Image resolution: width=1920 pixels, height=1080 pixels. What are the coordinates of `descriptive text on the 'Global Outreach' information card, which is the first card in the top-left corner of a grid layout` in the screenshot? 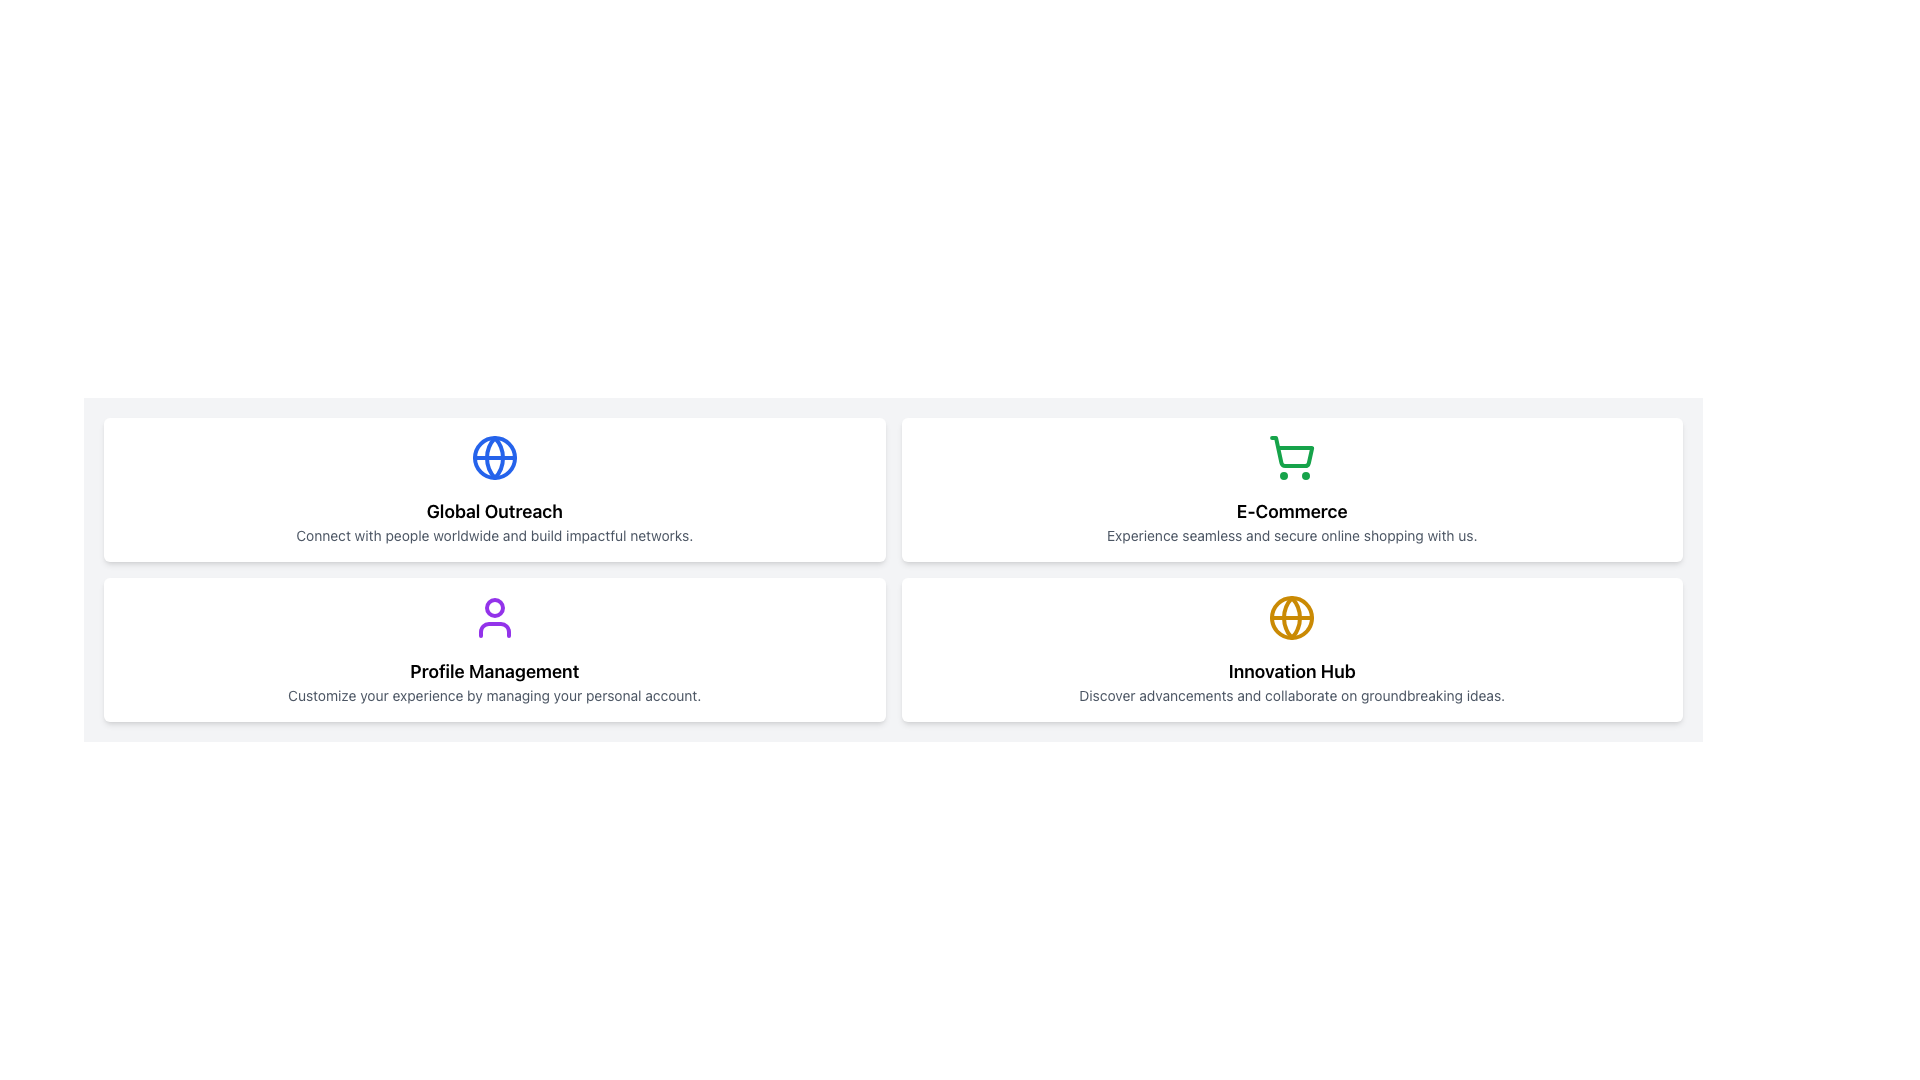 It's located at (494, 489).